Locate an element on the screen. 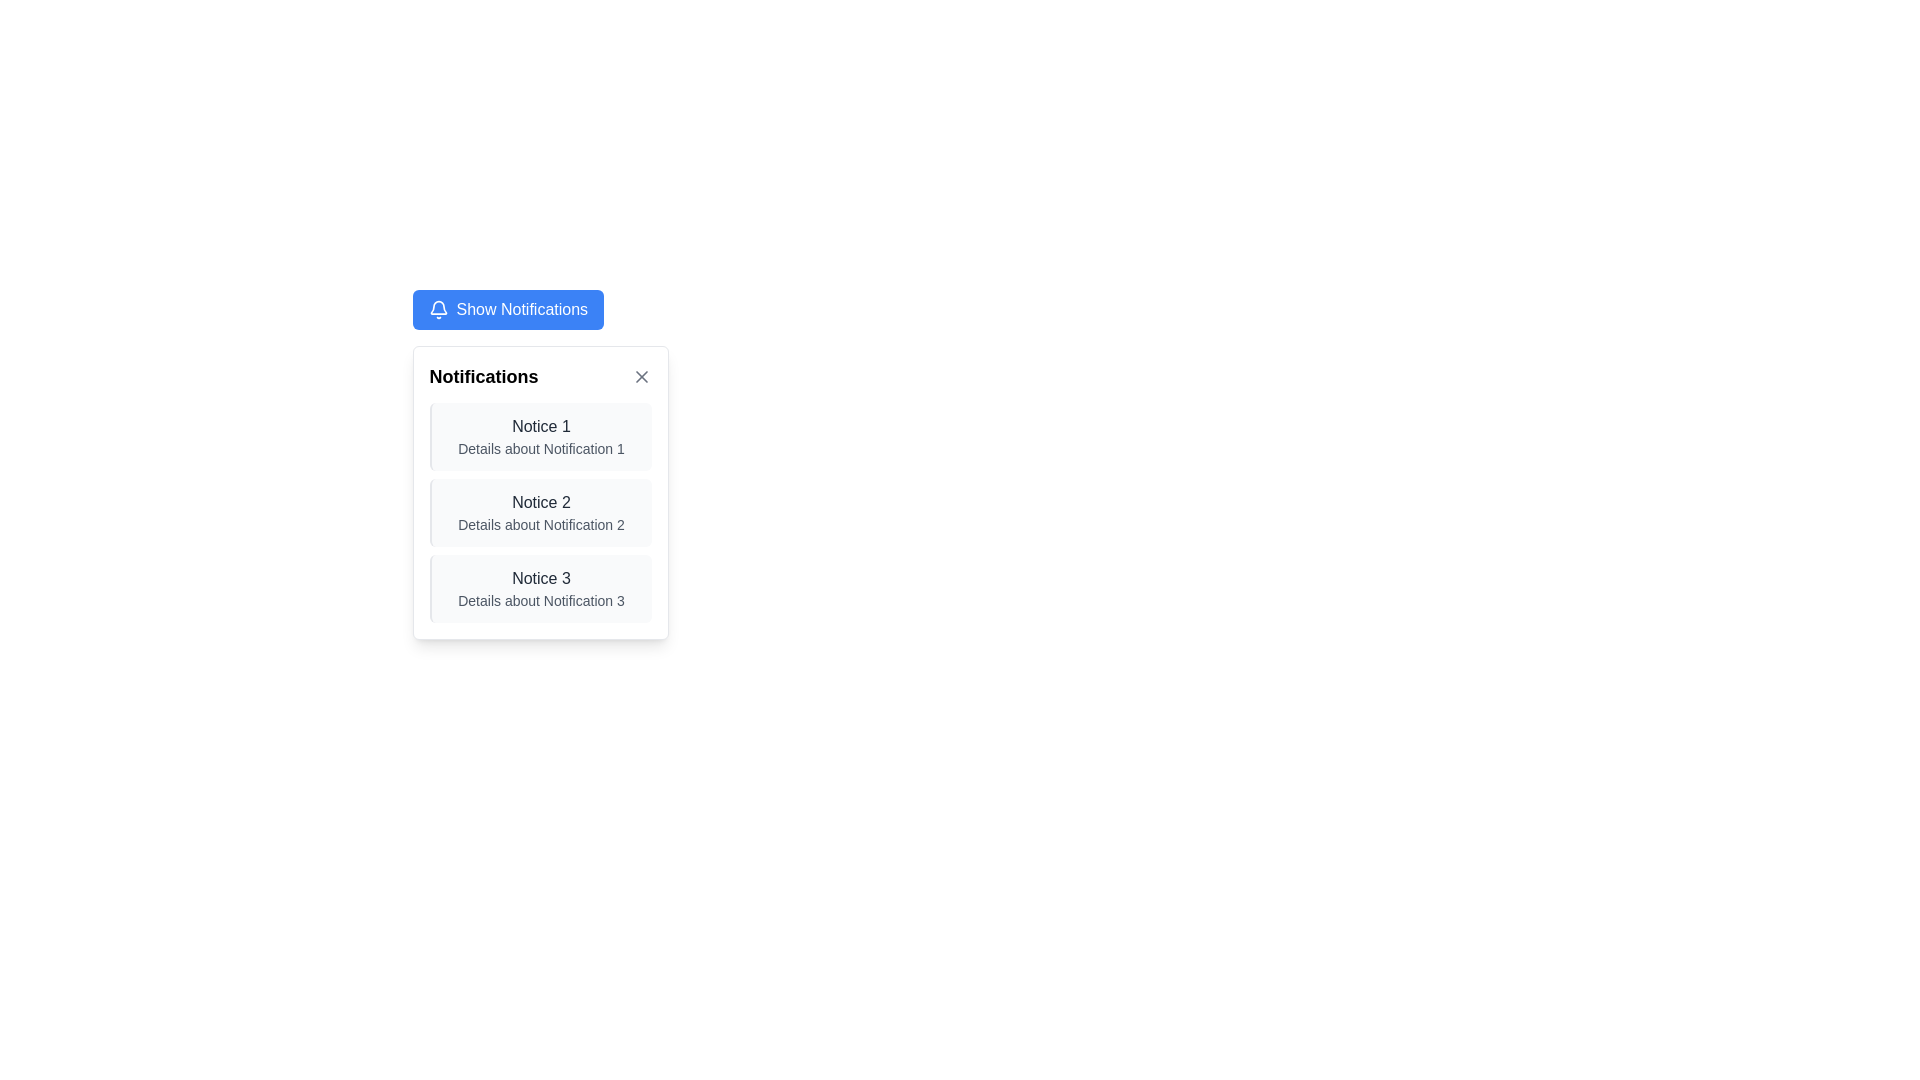 The width and height of the screenshot is (1920, 1080). the button that toggles the visibility of the notifications dropdown to show or hide the notifications list is located at coordinates (540, 309).